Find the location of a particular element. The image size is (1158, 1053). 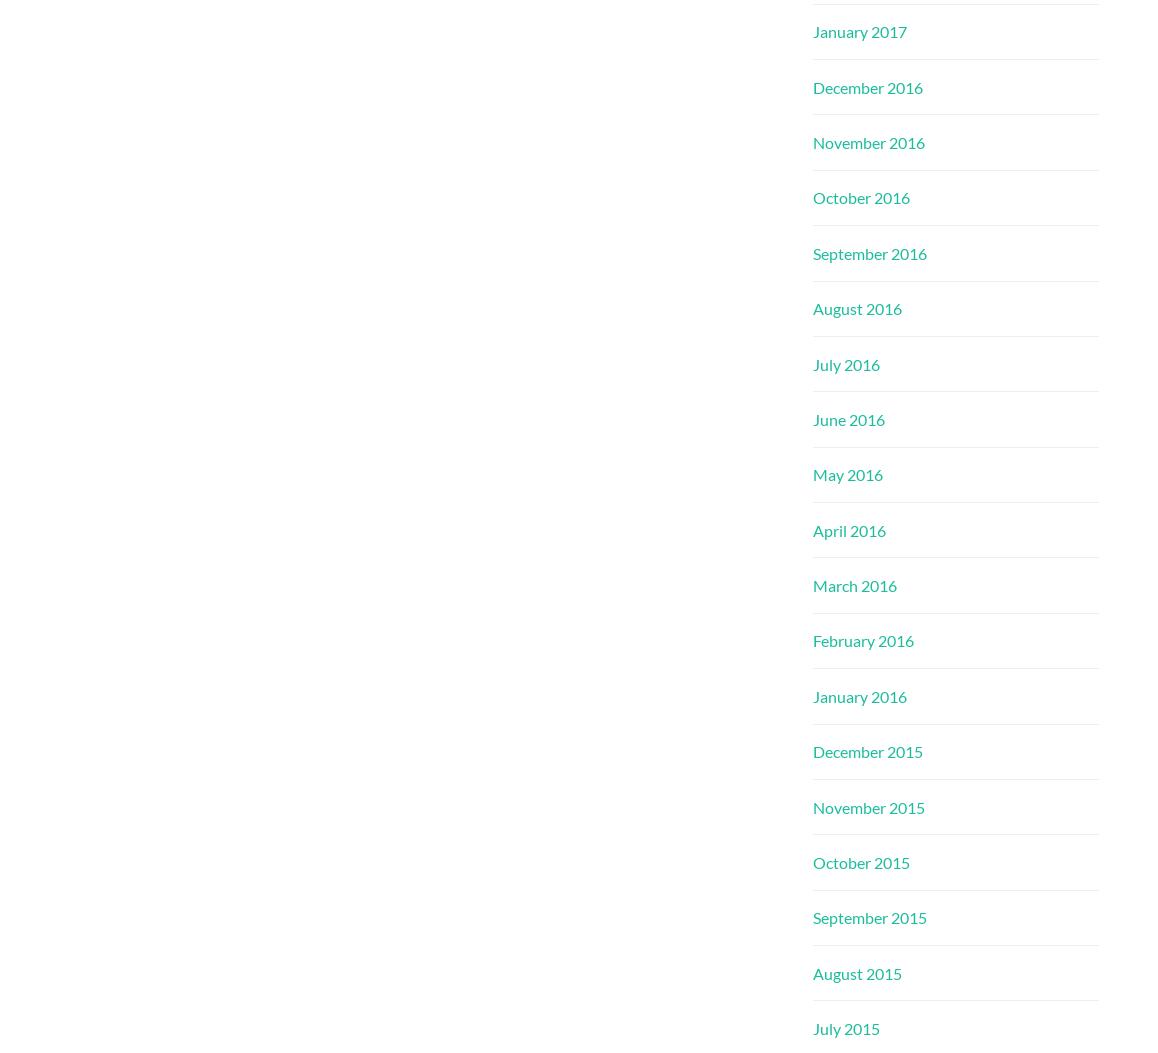

'April 2016' is located at coordinates (848, 528).